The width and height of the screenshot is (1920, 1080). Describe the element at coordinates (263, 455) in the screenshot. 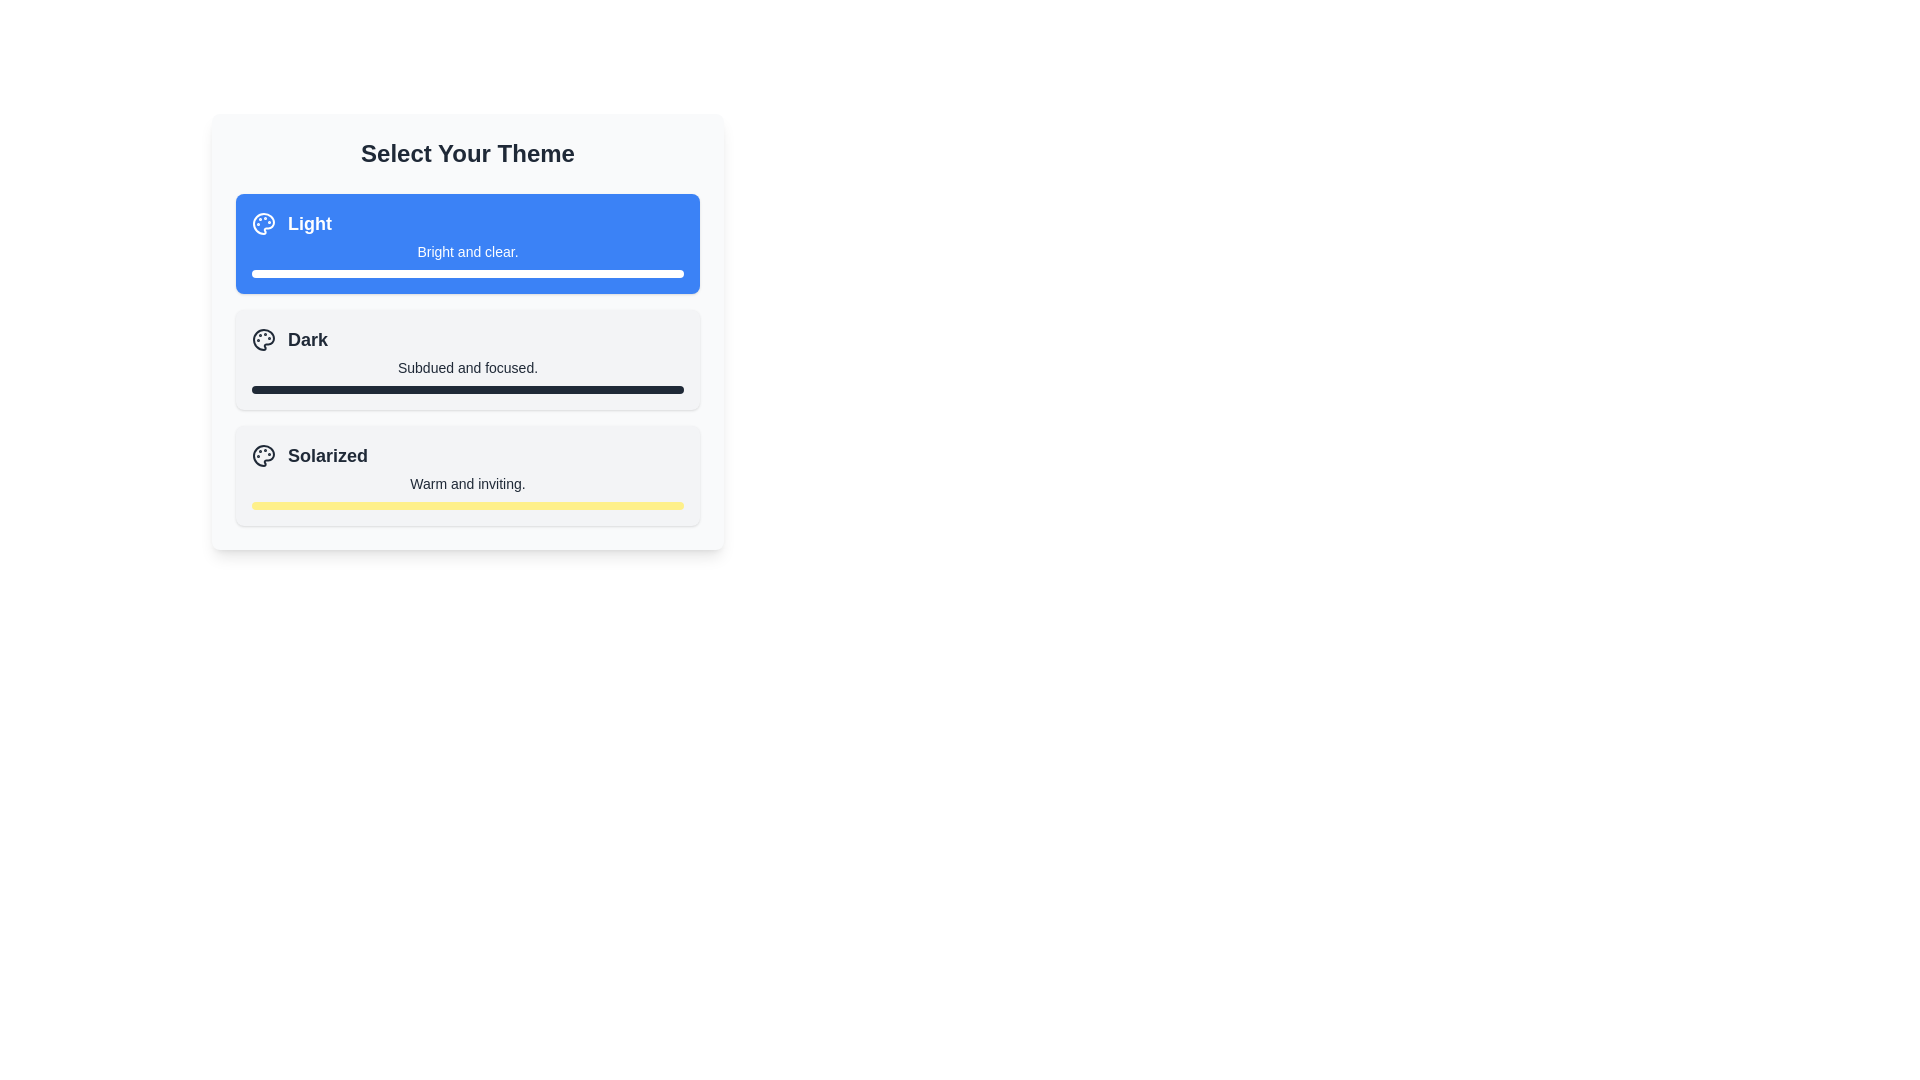

I see `the artistic theme icon representing the 'Solarized' theme, which is located to the left of the text 'Solarized'` at that location.